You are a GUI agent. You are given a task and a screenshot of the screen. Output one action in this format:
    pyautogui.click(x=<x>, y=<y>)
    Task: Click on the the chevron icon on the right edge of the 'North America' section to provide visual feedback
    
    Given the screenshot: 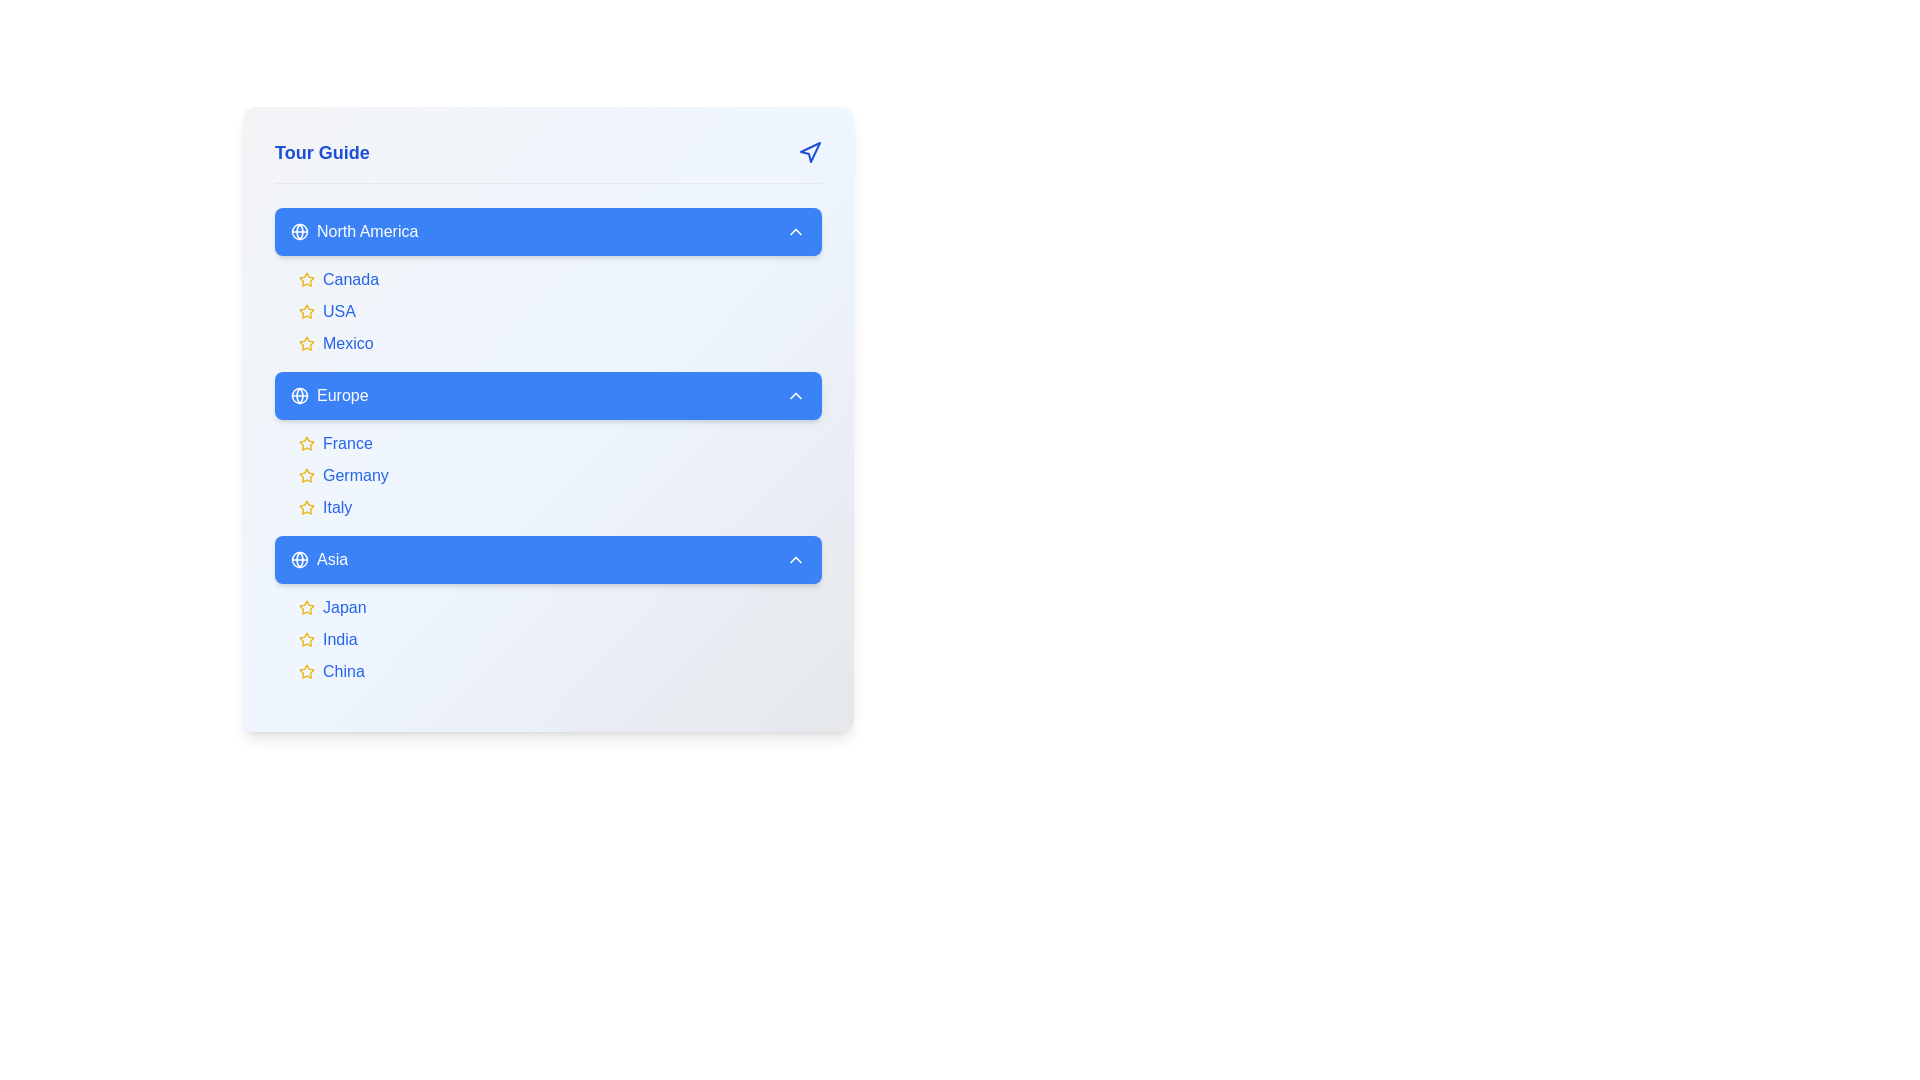 What is the action you would take?
    pyautogui.click(x=795, y=230)
    